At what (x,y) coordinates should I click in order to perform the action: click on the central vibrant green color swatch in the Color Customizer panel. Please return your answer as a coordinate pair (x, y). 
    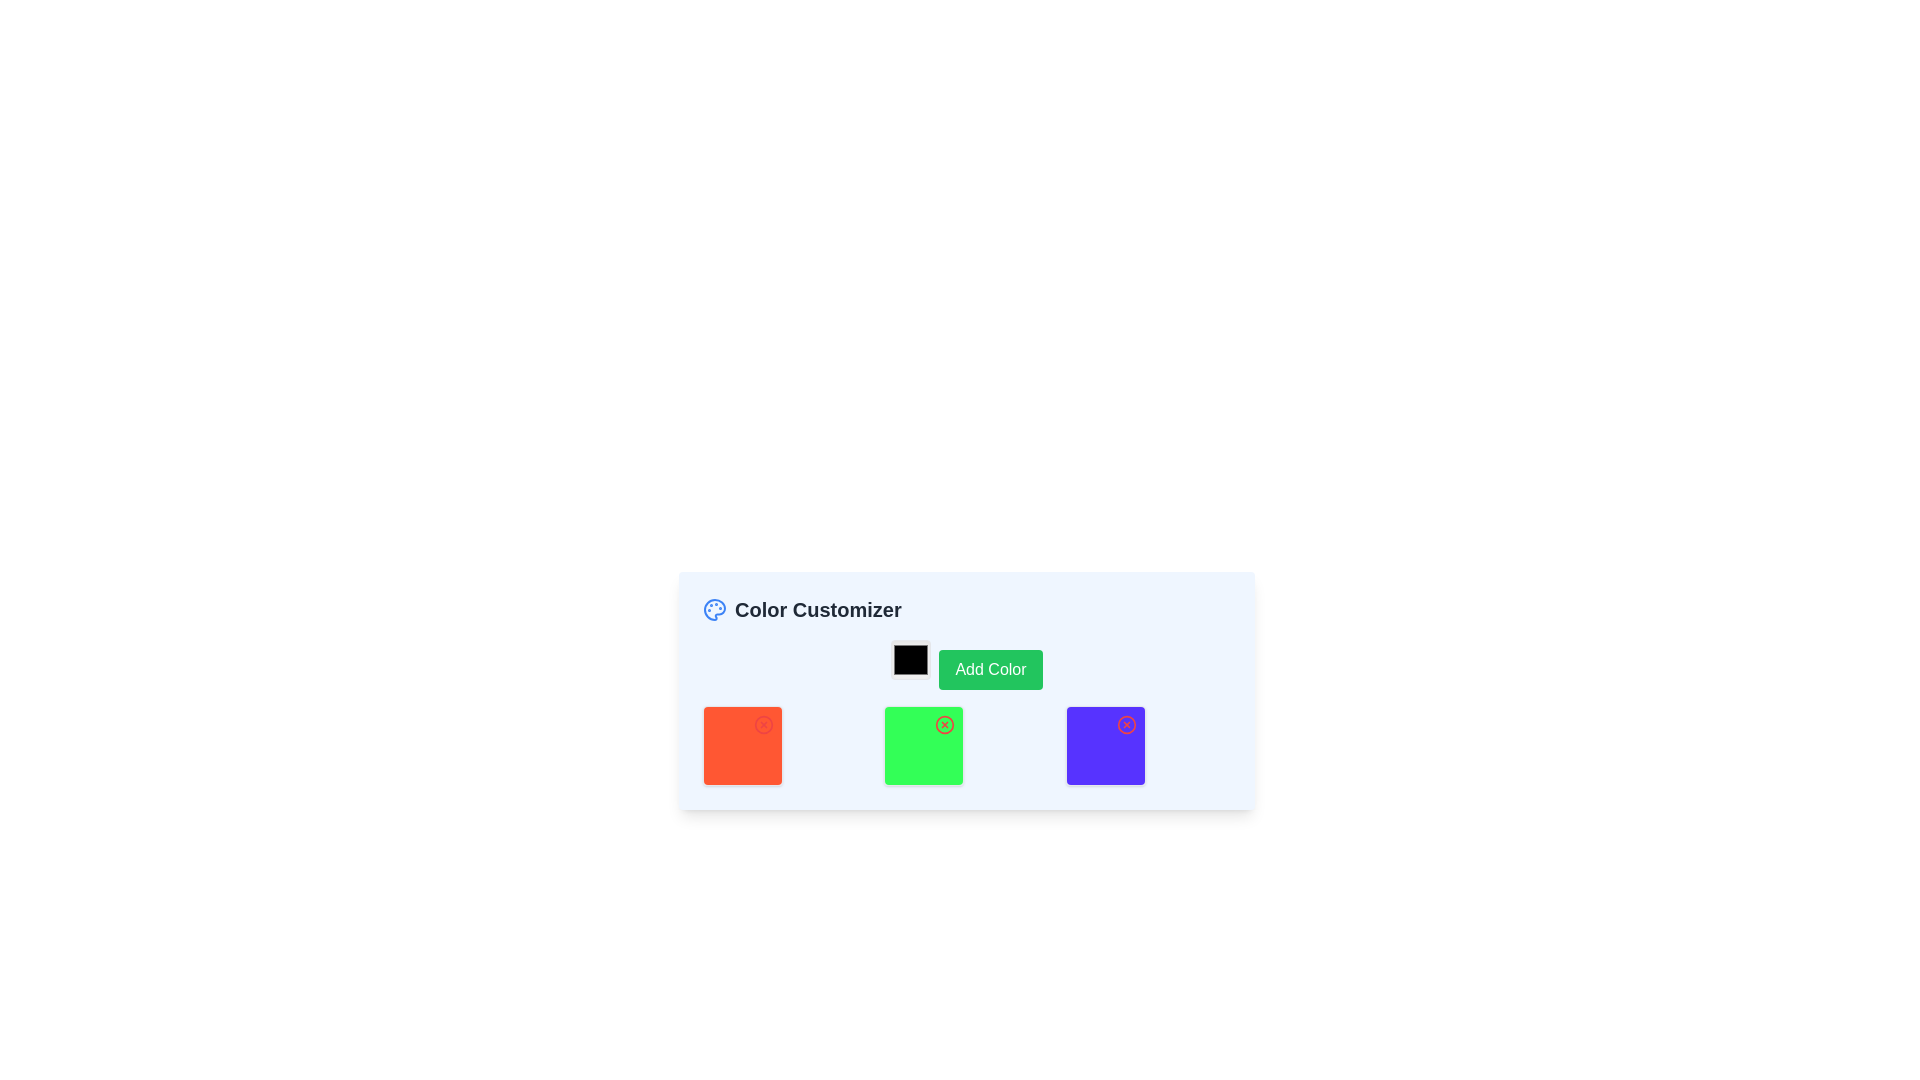
    Looking at the image, I should click on (923, 745).